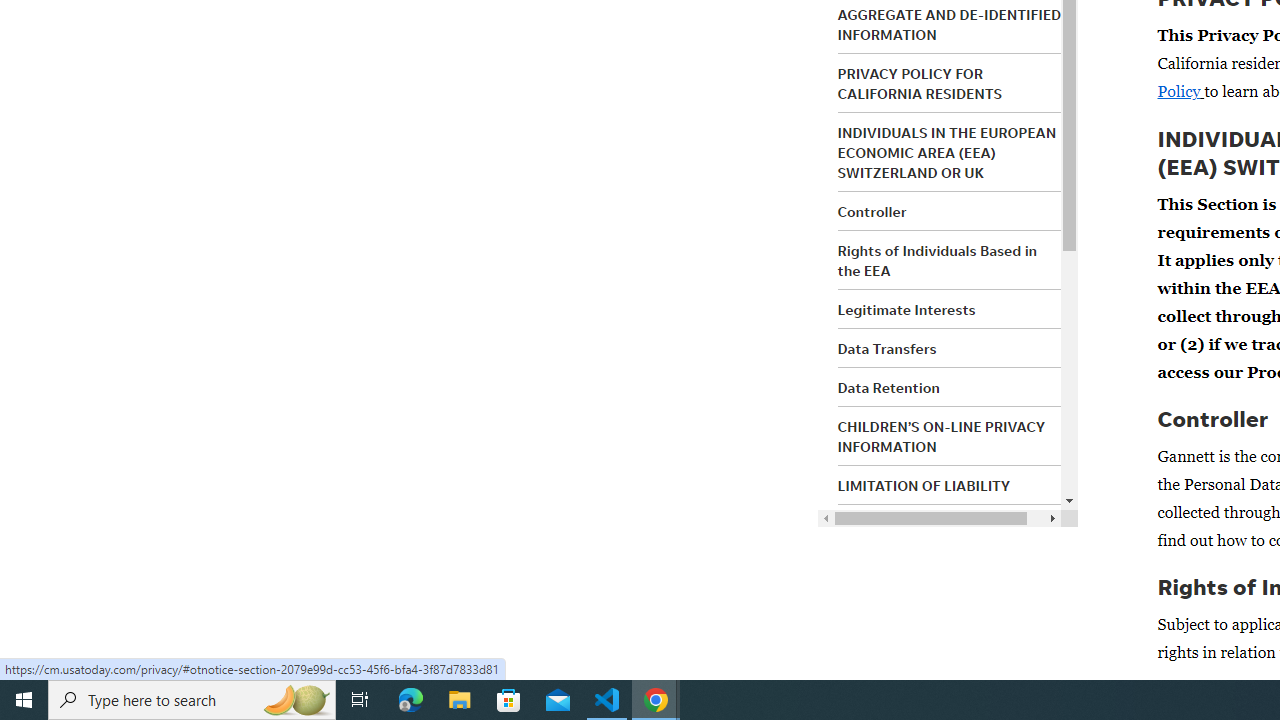  What do you see at coordinates (899, 524) in the screenshot?
I see `'INDEMNIFICATION'` at bounding box center [899, 524].